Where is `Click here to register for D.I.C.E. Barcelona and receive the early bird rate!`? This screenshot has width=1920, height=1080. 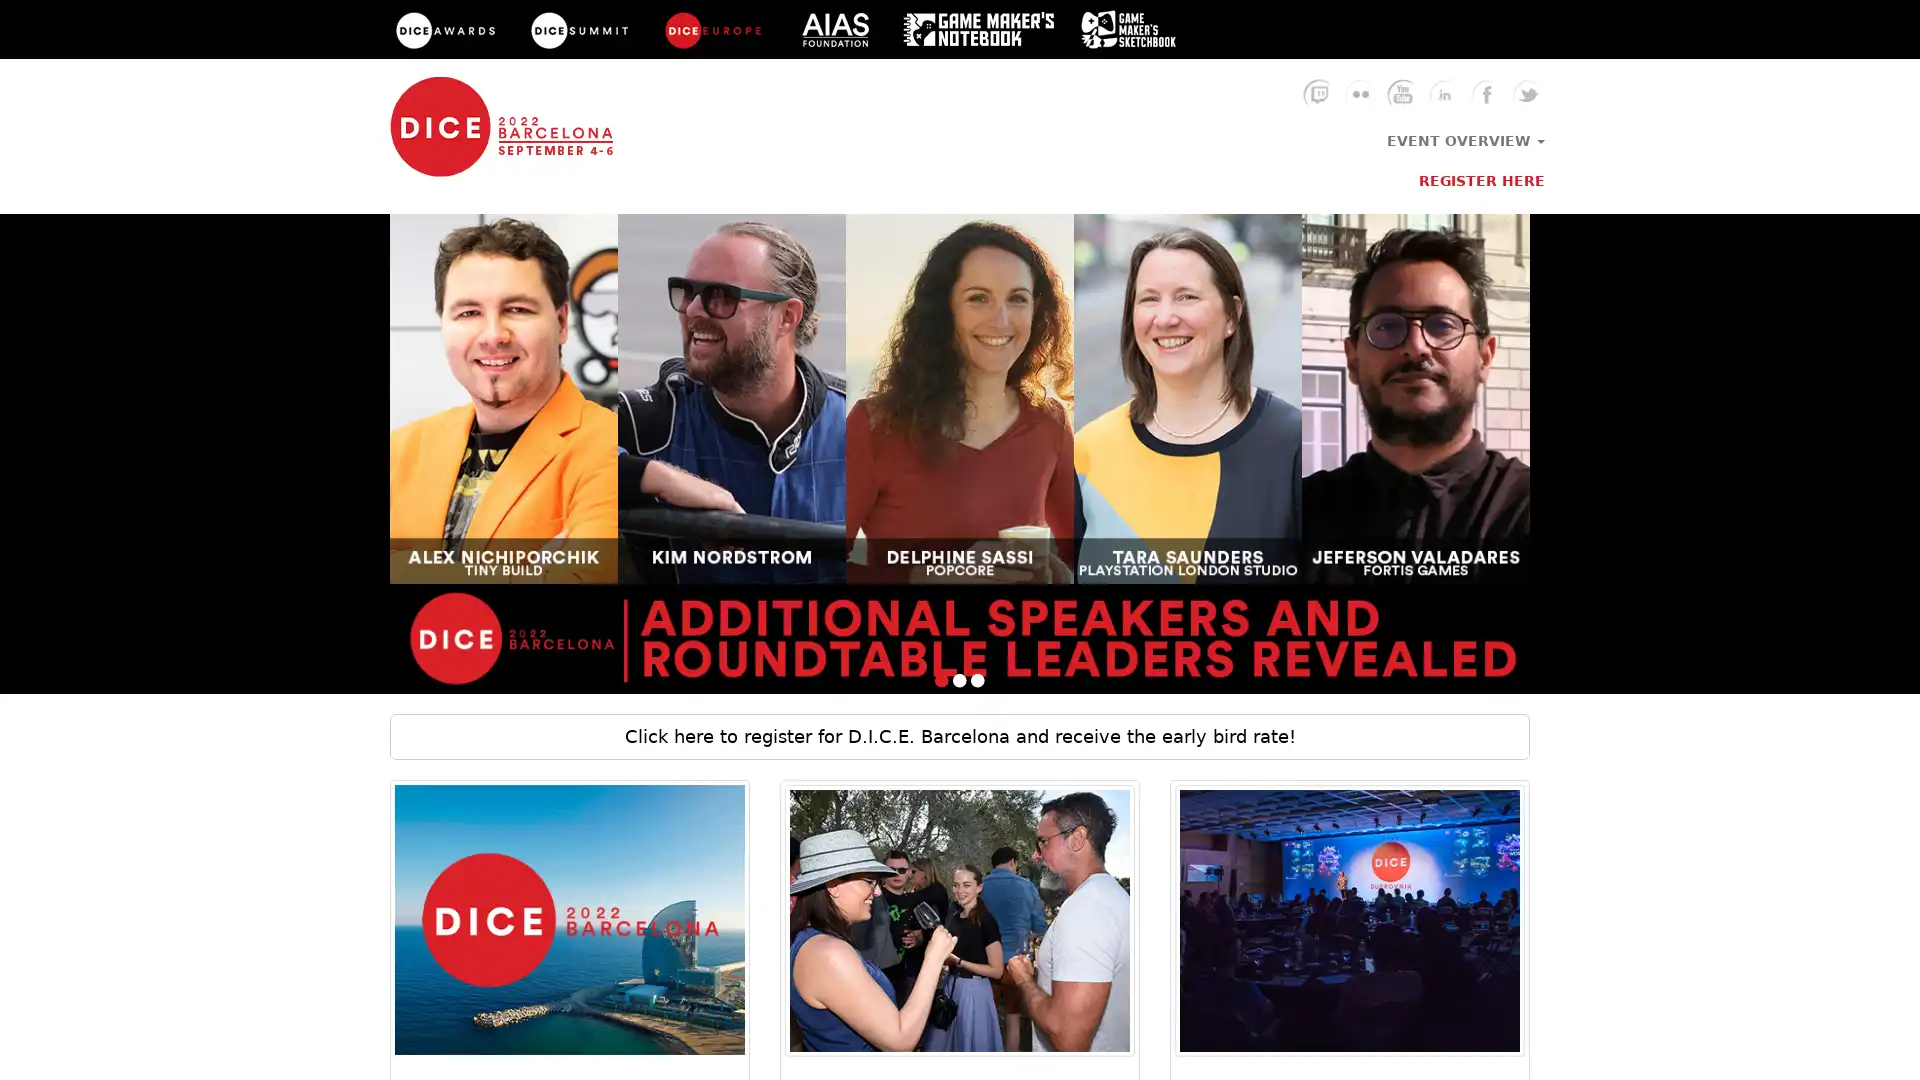
Click here to register for D.I.C.E. Barcelona and receive the early bird rate! is located at coordinates (960, 736).